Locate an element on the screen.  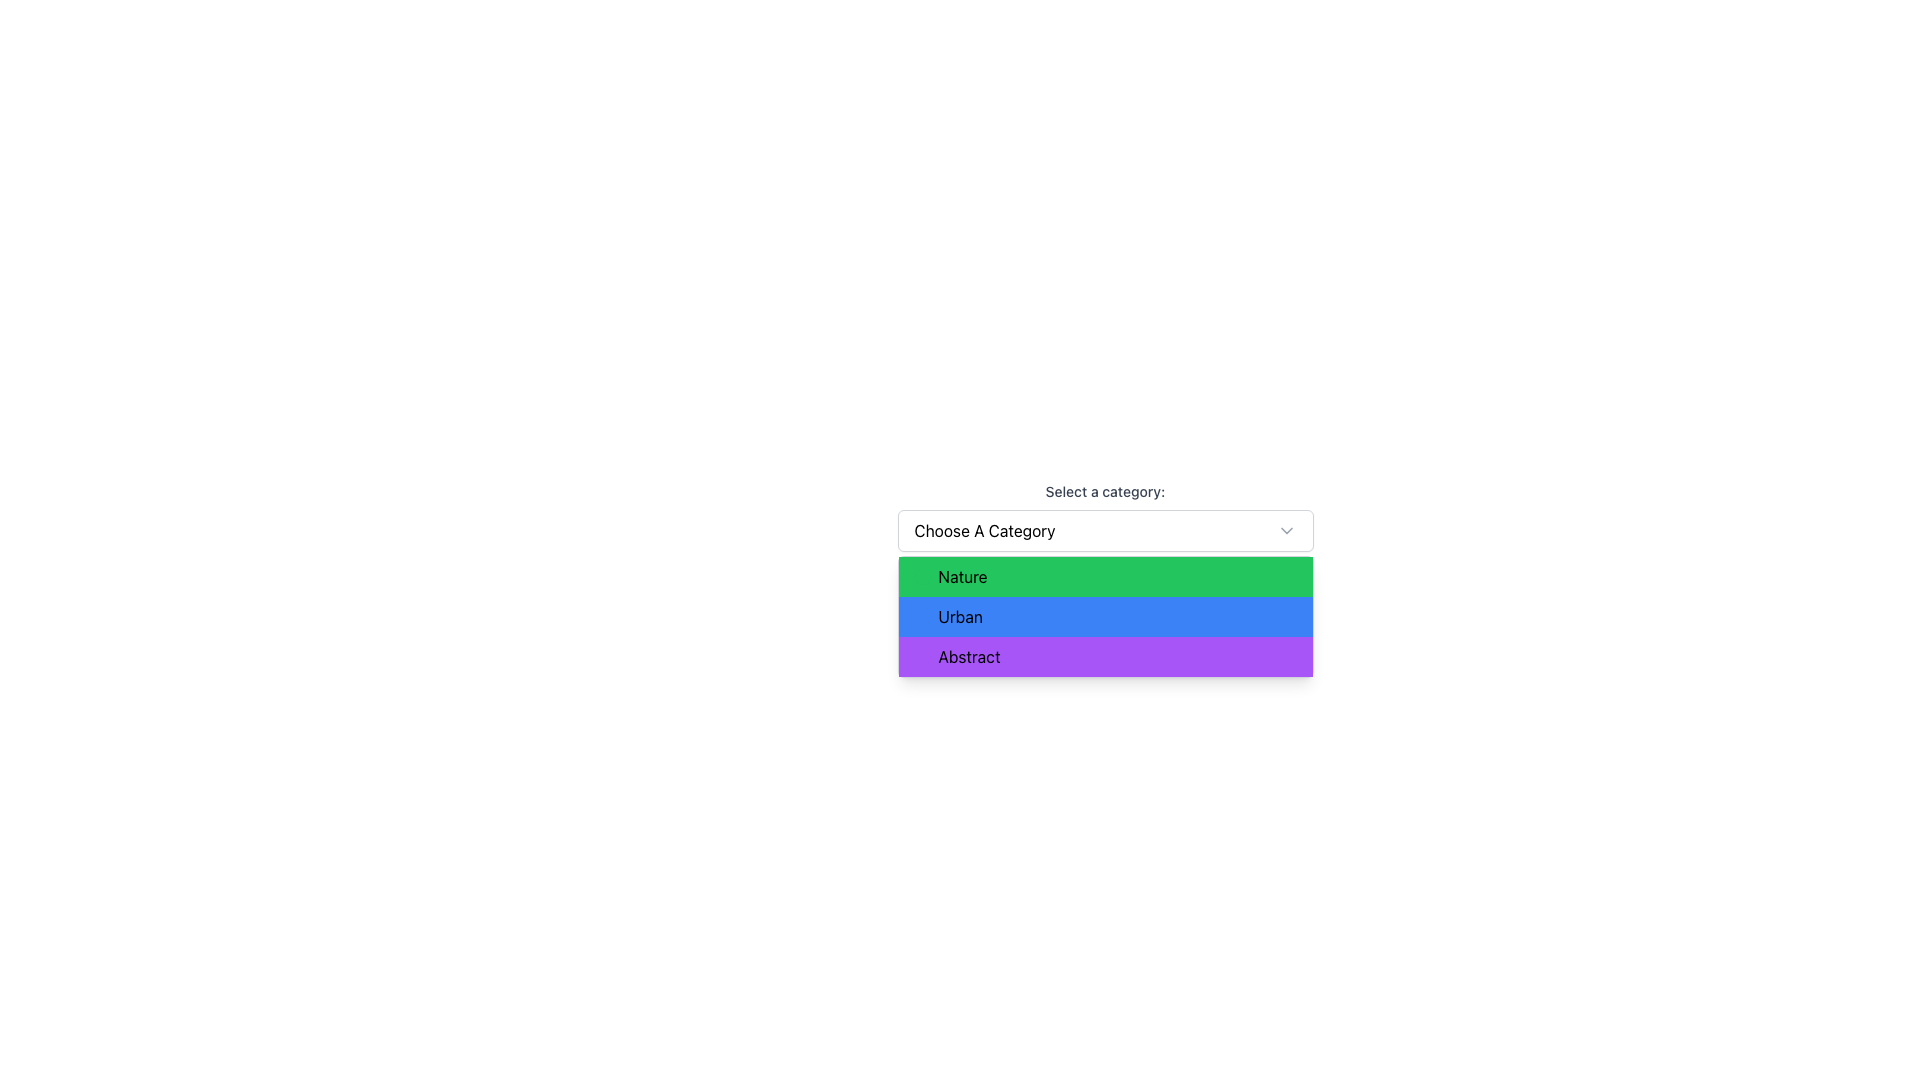
the first option in the dropdown menu labeled 'Nature' is located at coordinates (1104, 577).